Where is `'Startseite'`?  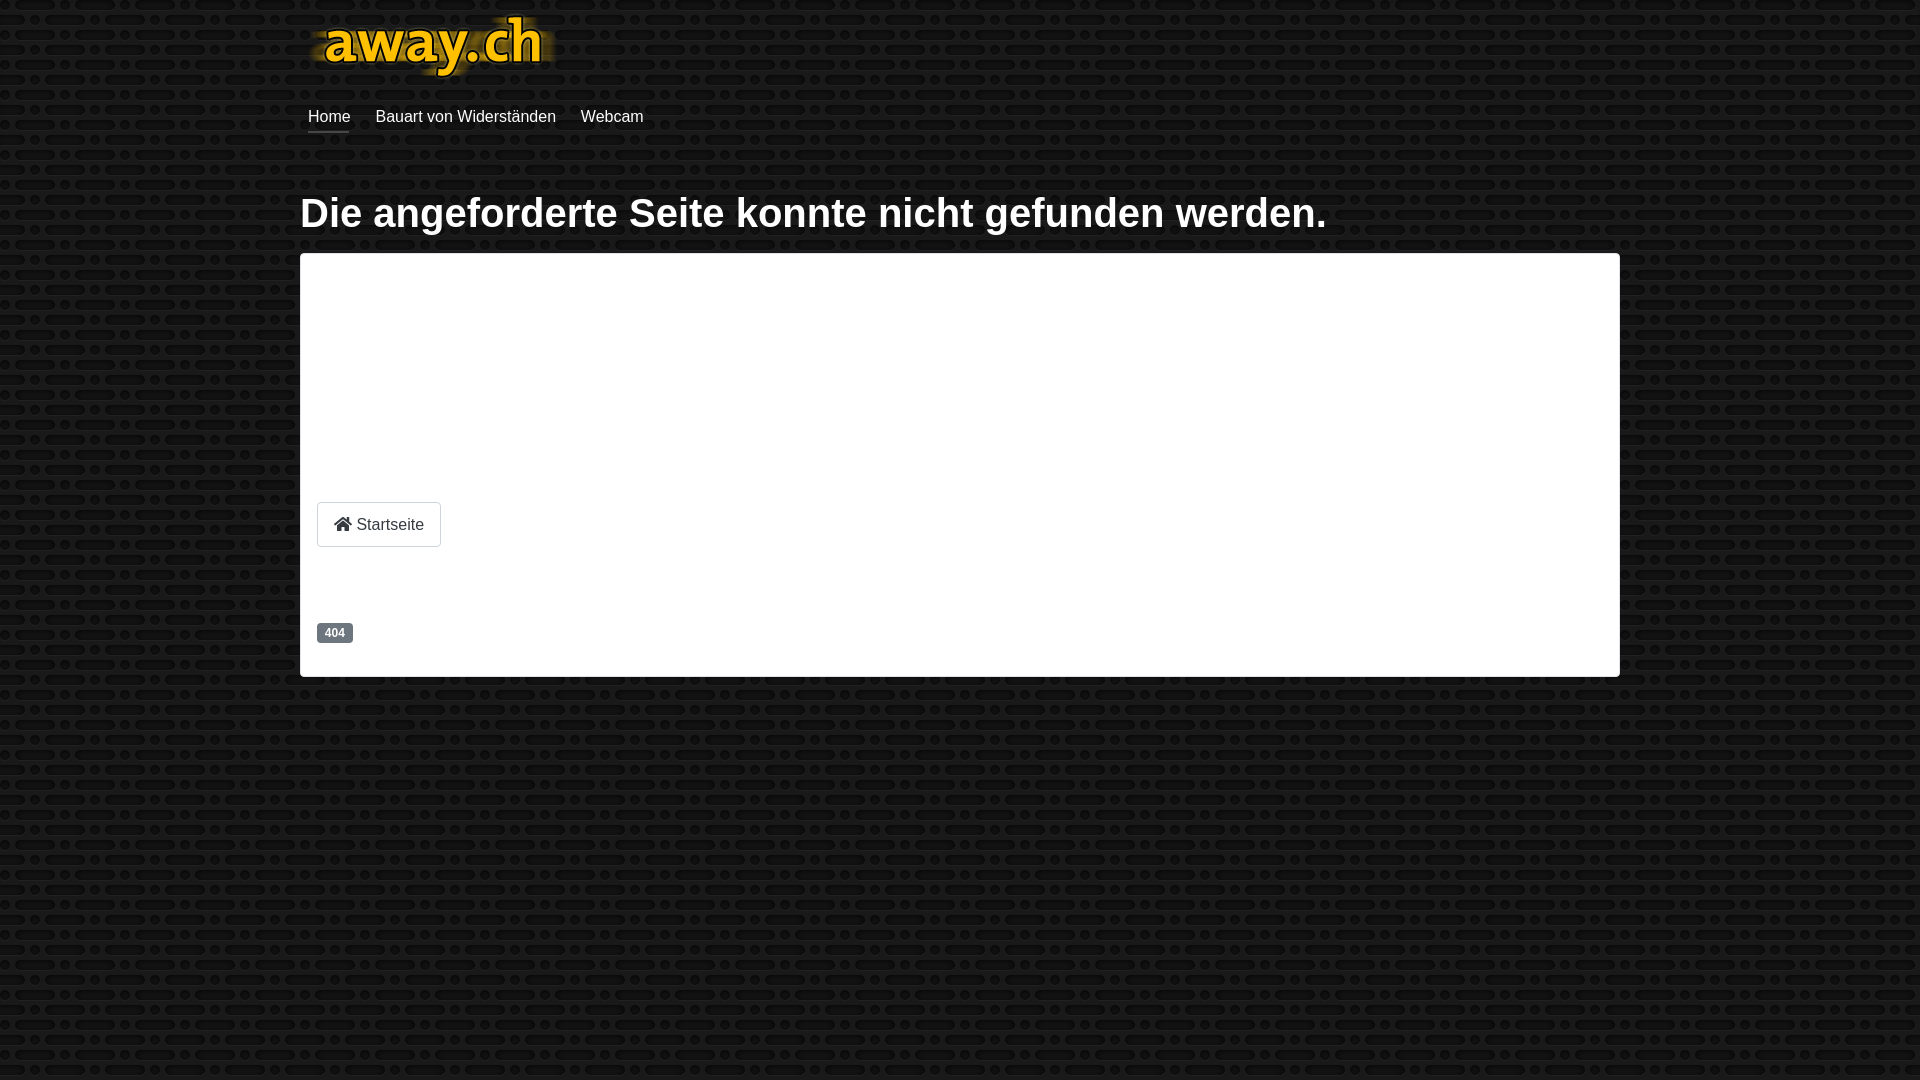 'Startseite' is located at coordinates (379, 523).